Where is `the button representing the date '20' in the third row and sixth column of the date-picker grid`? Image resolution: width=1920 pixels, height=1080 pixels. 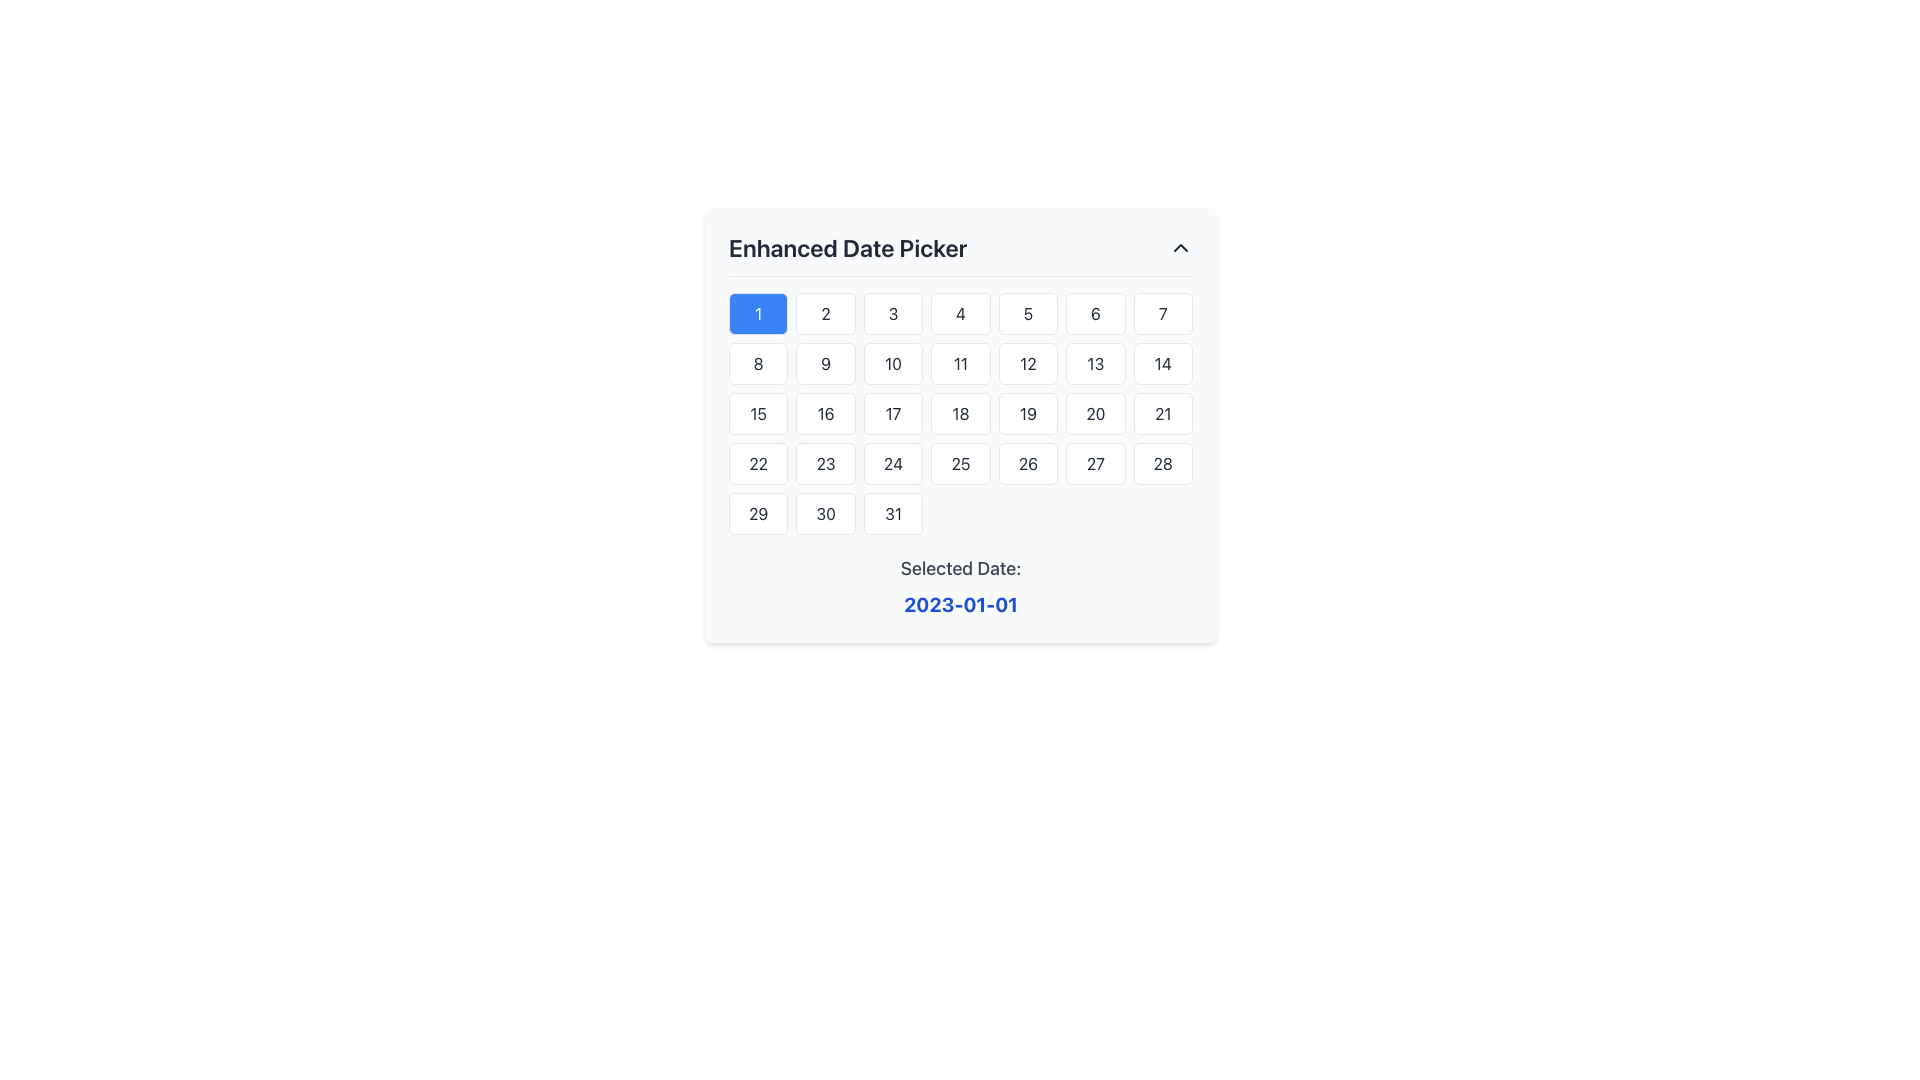
the button representing the date '20' in the third row and sixth column of the date-picker grid is located at coordinates (1094, 412).